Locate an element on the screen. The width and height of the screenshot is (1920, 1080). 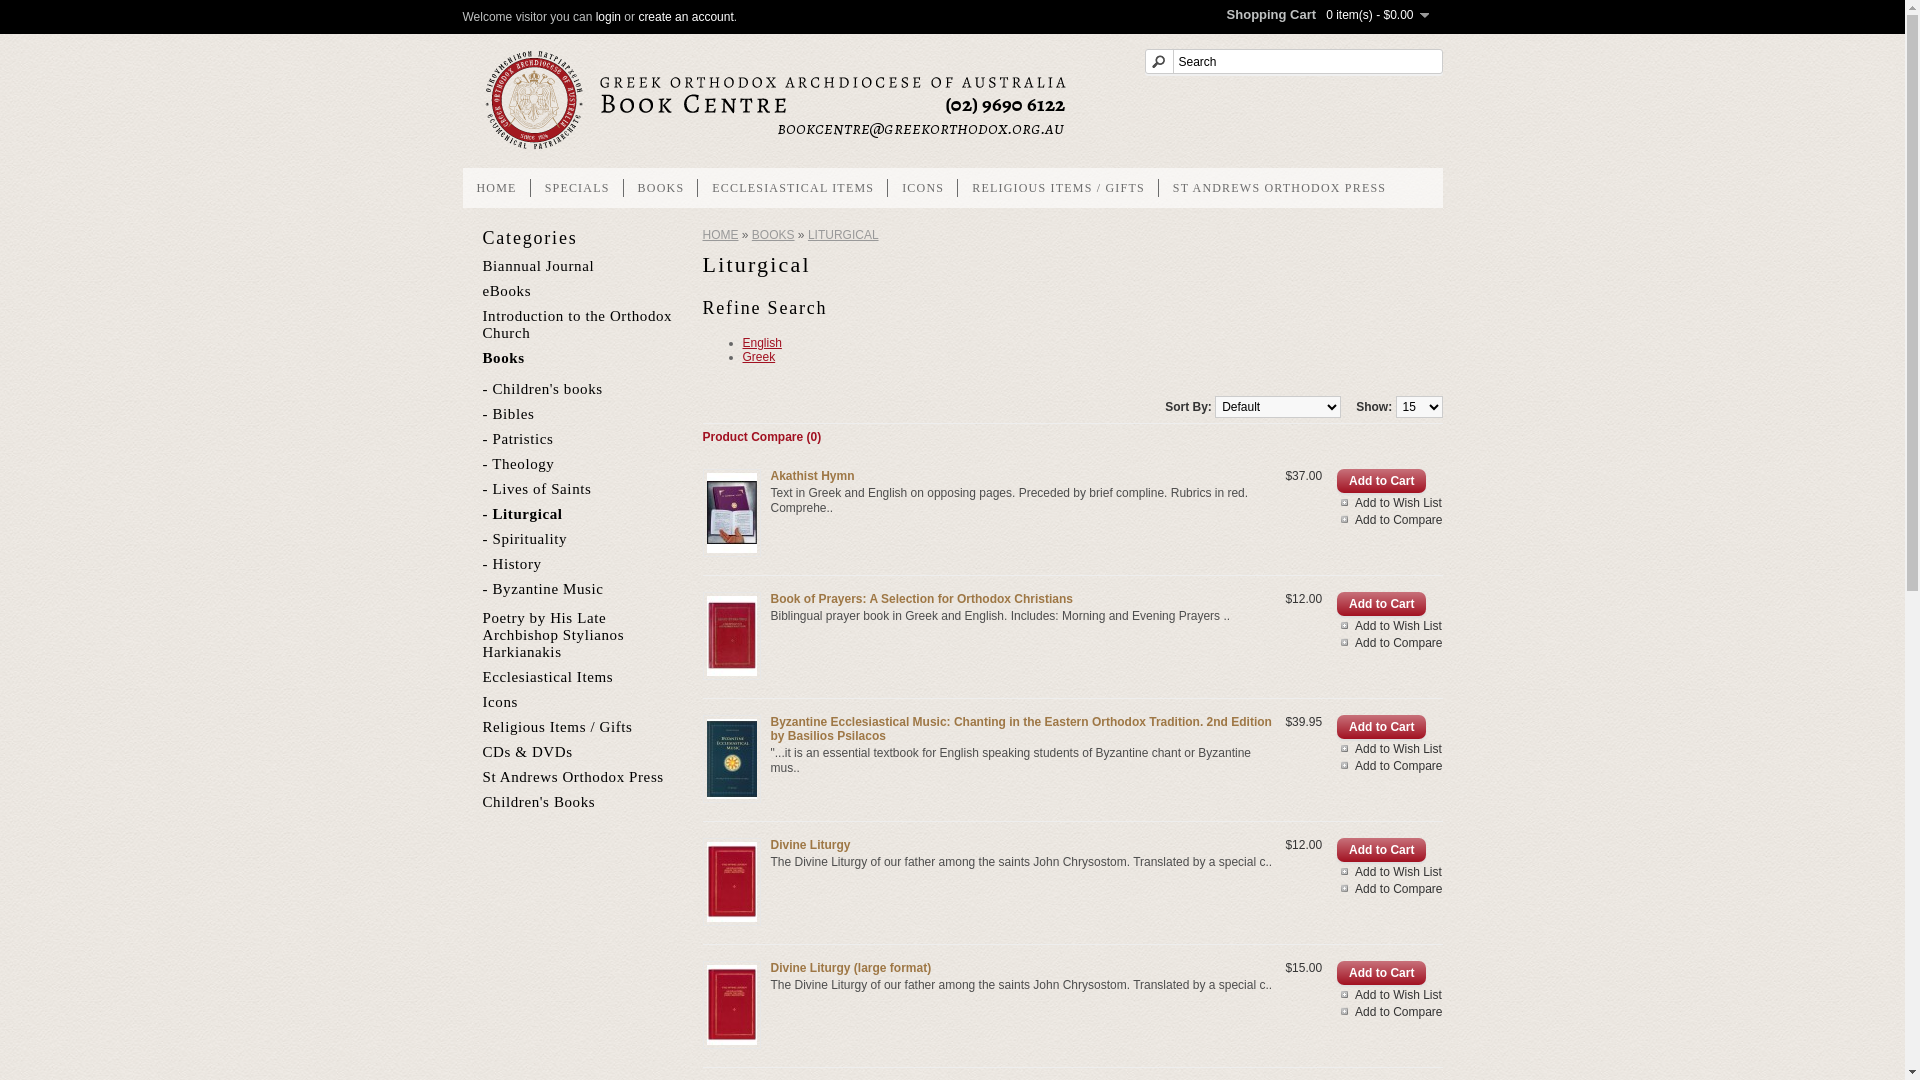
'Product Compare (0)' is located at coordinates (701, 435).